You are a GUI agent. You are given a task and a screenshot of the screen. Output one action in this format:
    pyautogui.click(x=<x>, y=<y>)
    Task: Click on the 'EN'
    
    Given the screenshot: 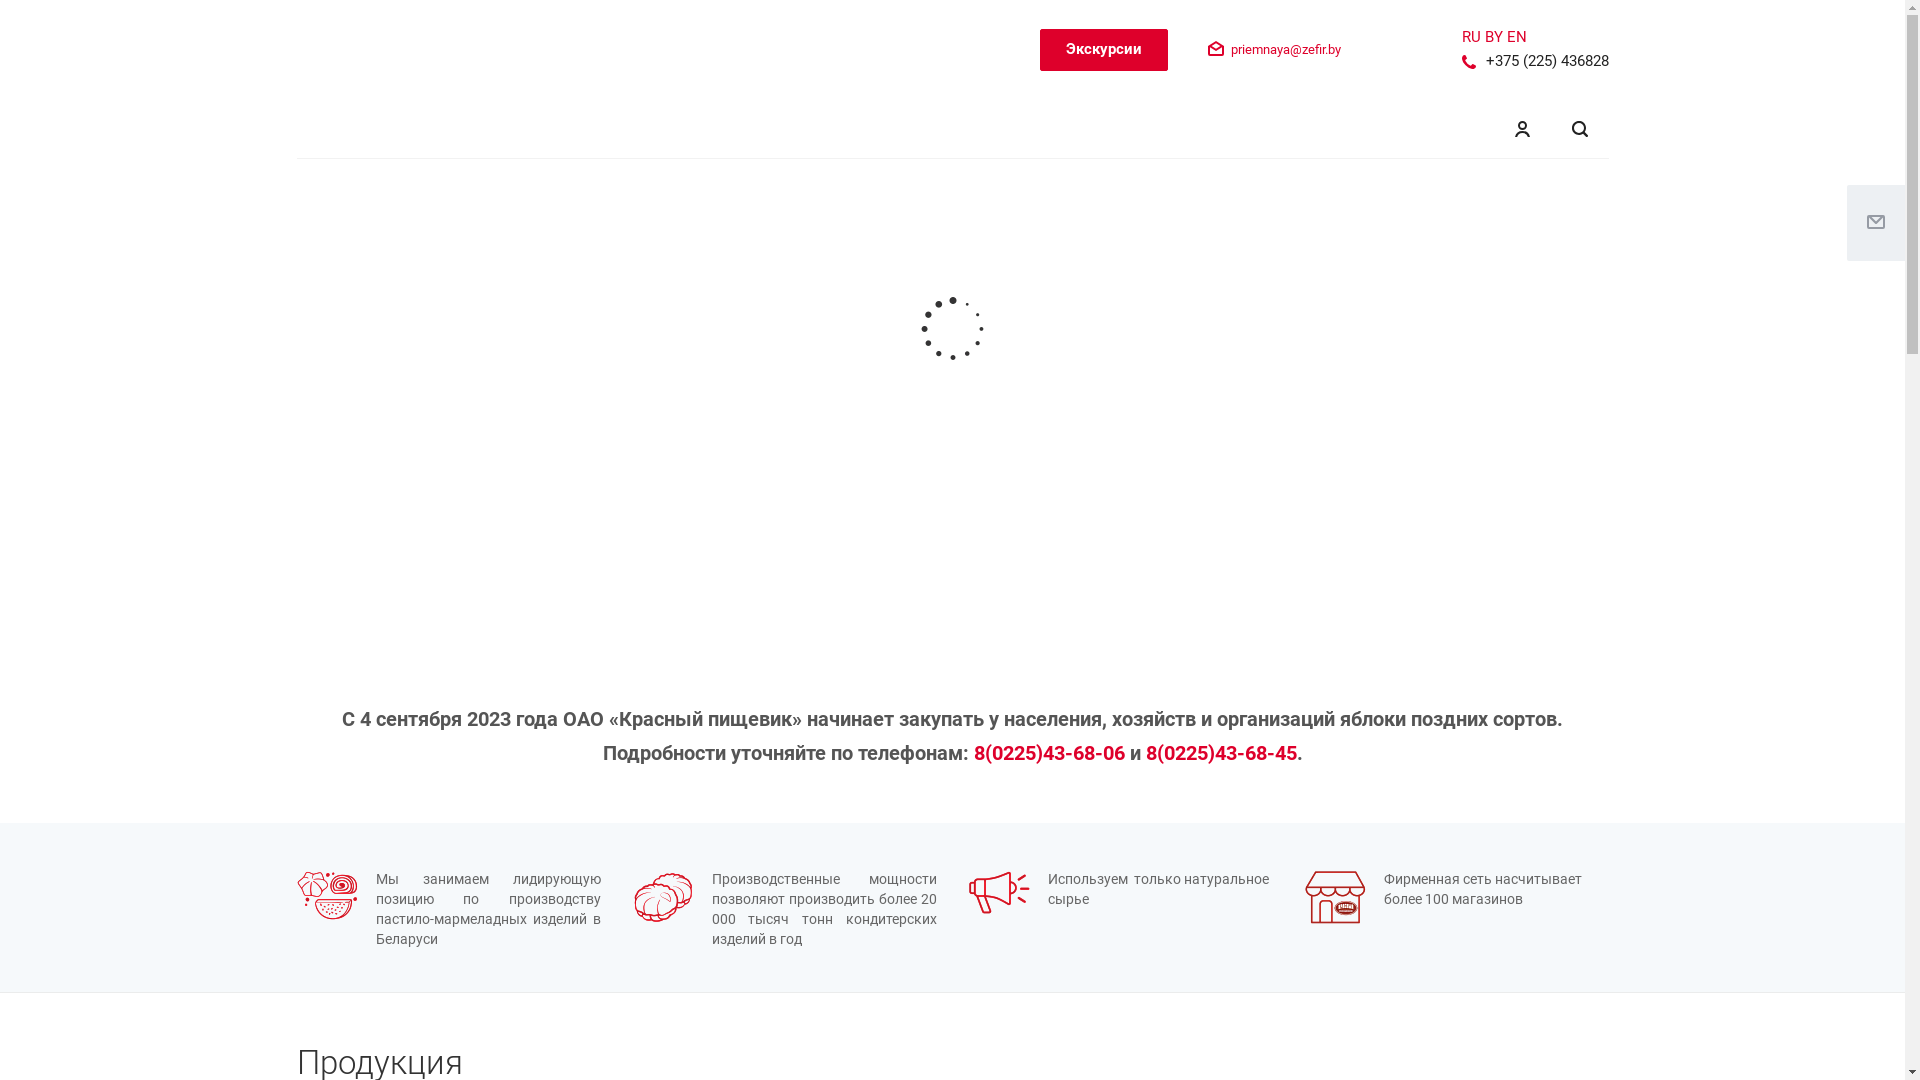 What is the action you would take?
    pyautogui.click(x=1516, y=37)
    